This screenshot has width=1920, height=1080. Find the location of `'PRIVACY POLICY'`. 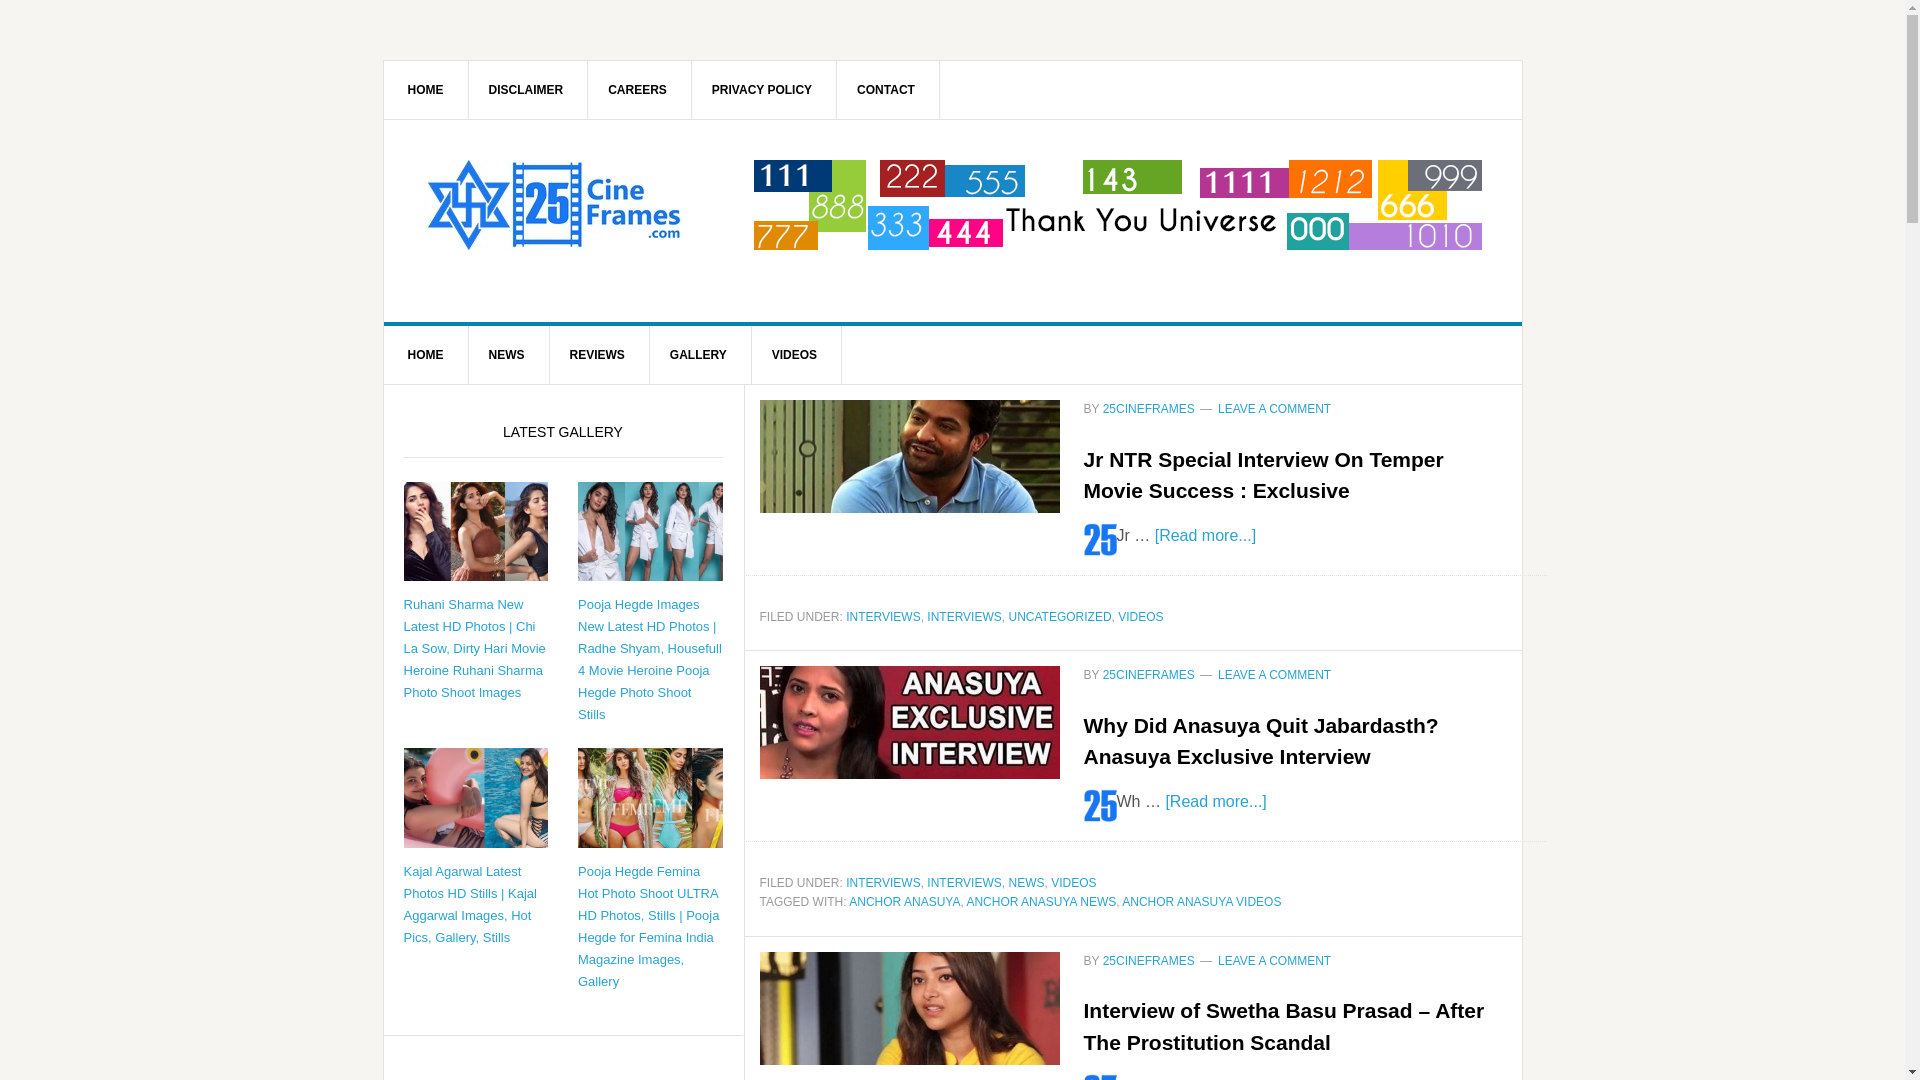

'PRIVACY POLICY' is located at coordinates (761, 88).